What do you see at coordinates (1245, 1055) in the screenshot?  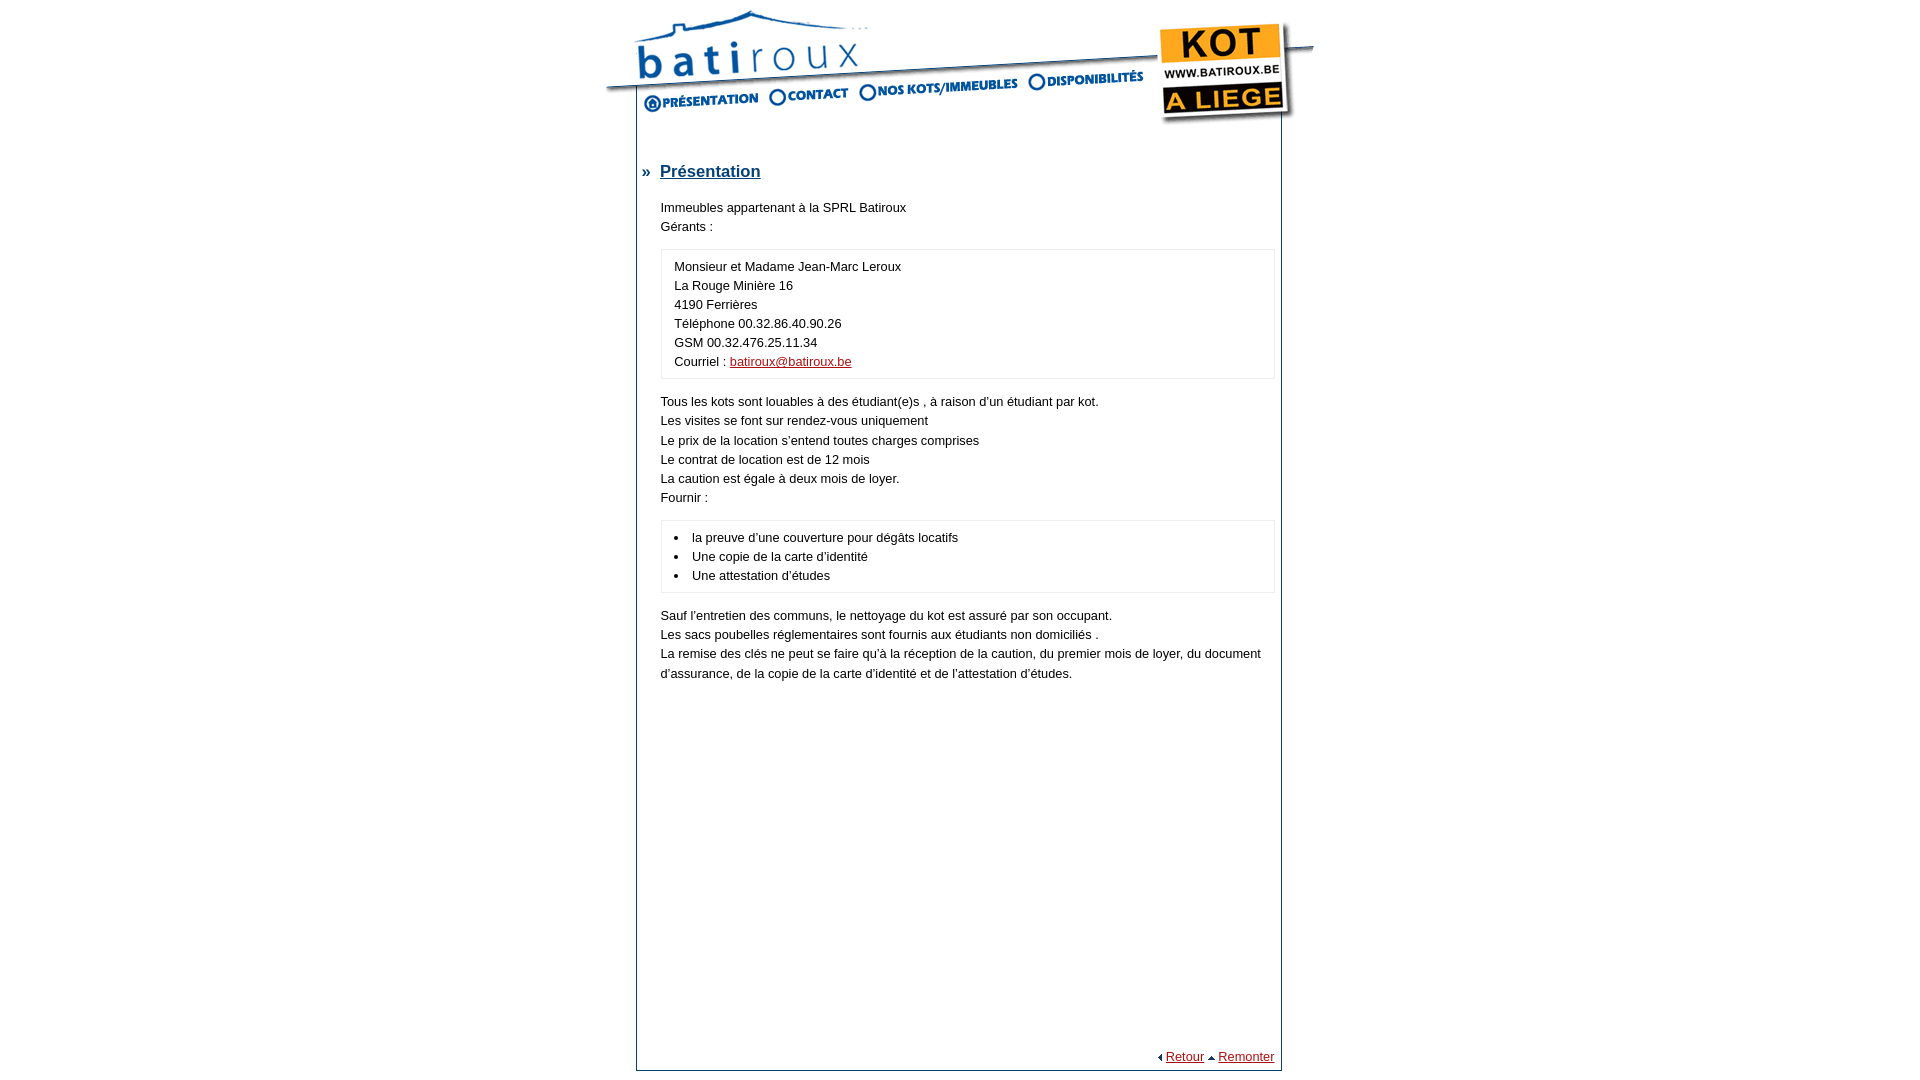 I see `'Remonter'` at bounding box center [1245, 1055].